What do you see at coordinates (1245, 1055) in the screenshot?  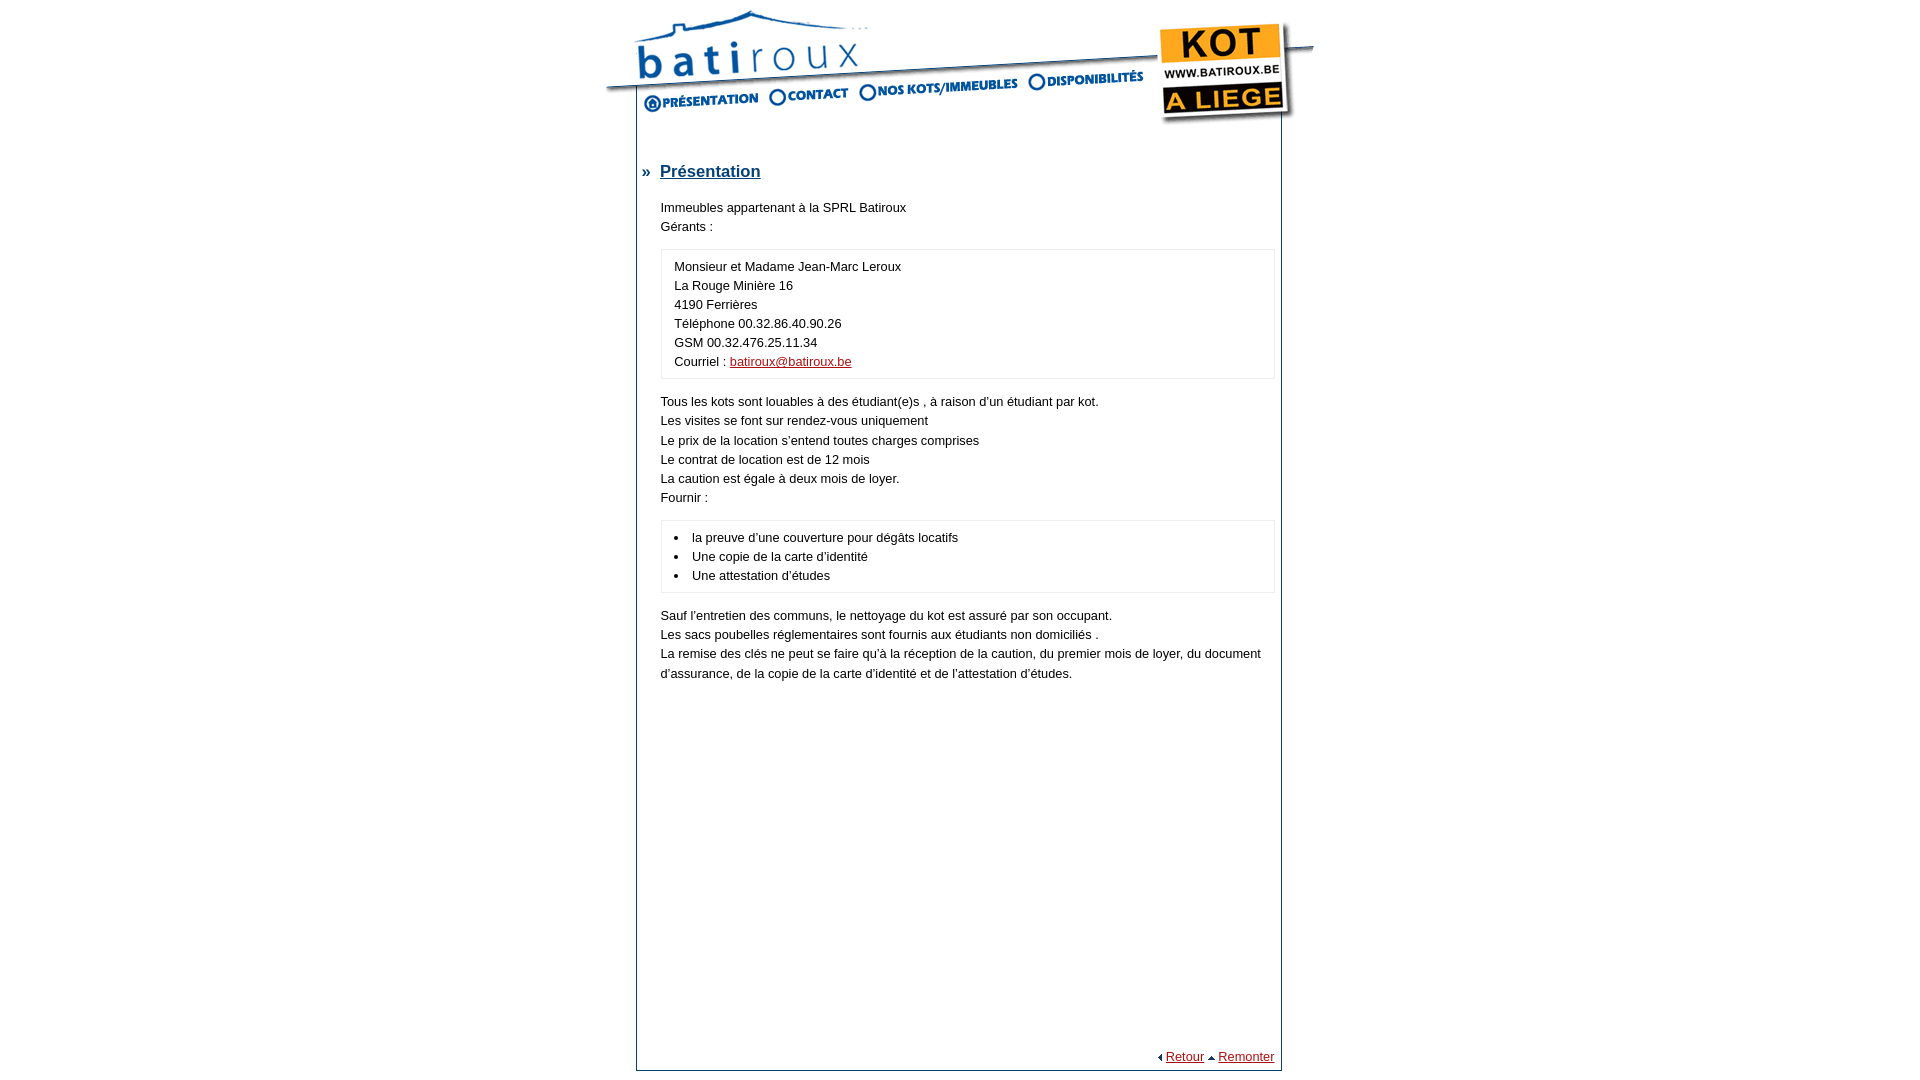 I see `'Remonter'` at bounding box center [1245, 1055].